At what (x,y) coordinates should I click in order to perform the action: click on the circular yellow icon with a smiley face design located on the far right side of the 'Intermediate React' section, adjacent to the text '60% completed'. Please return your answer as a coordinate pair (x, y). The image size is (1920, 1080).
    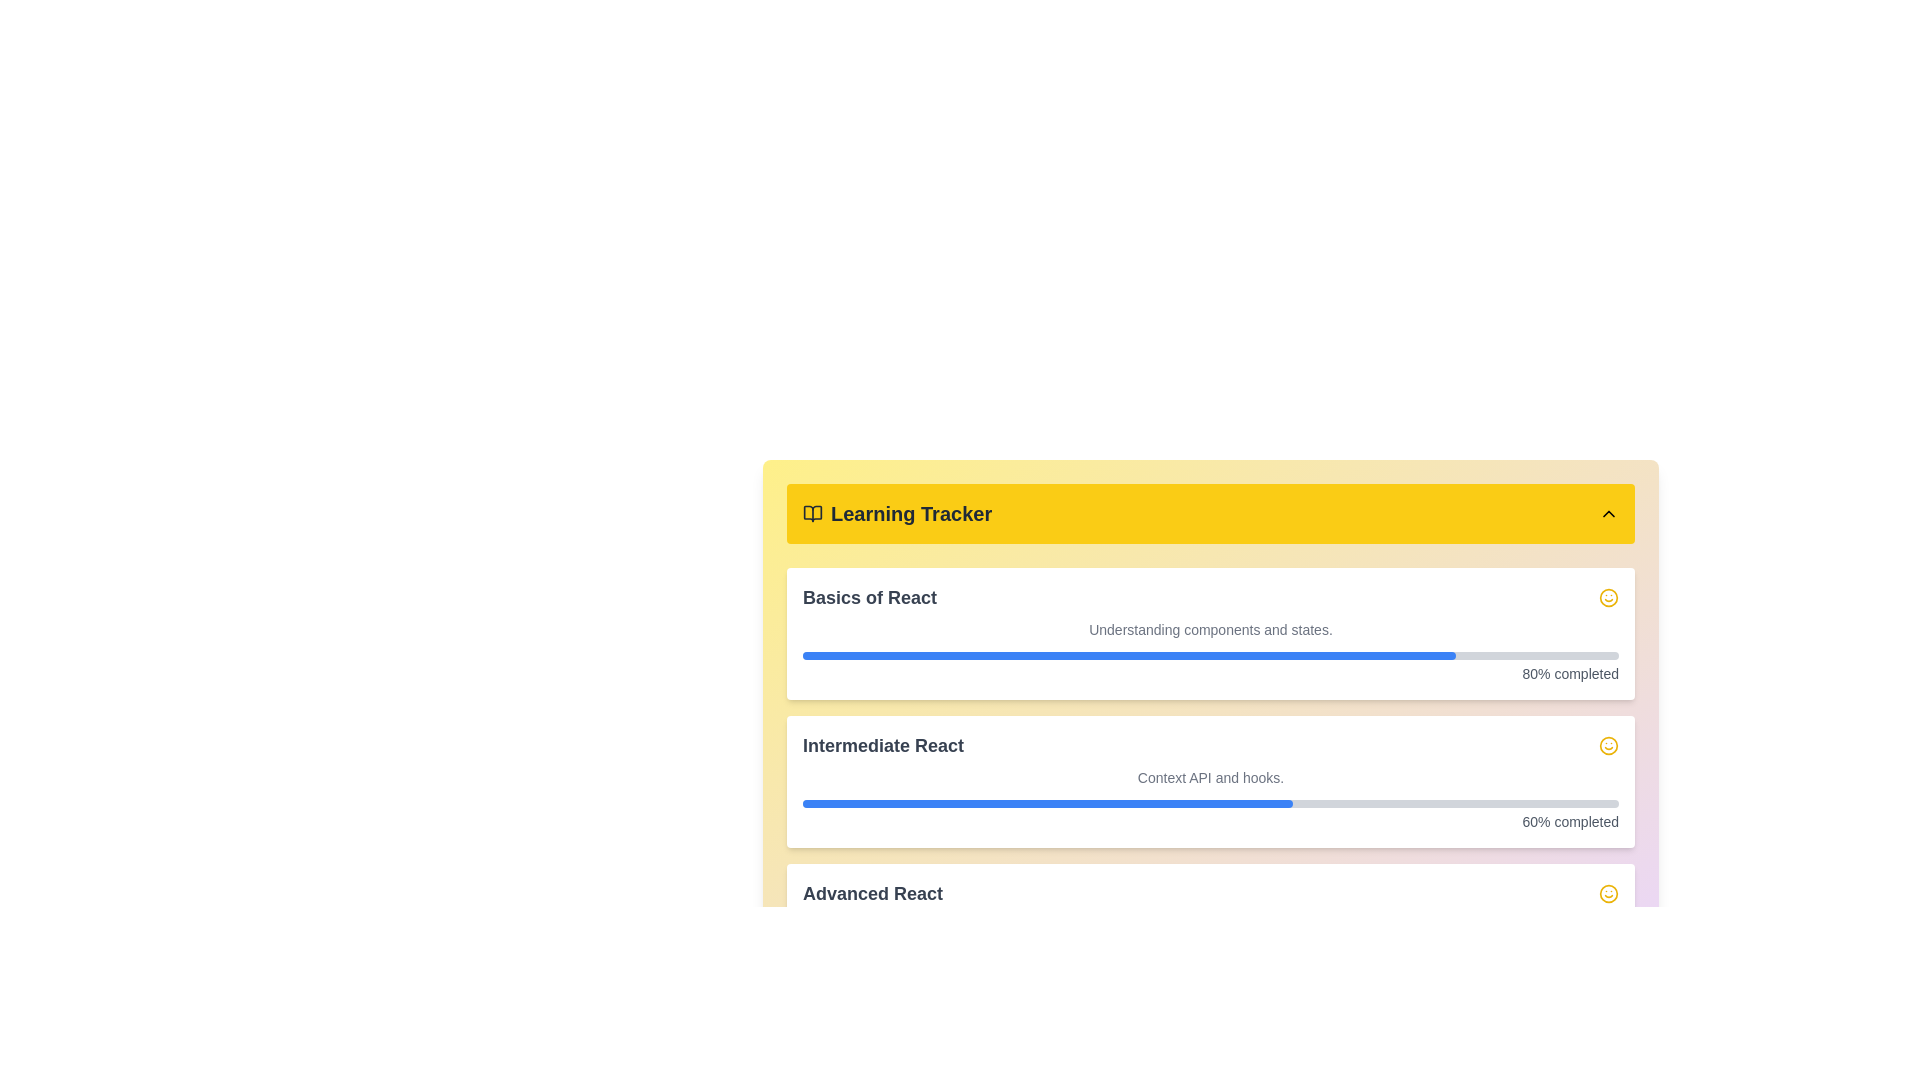
    Looking at the image, I should click on (1608, 745).